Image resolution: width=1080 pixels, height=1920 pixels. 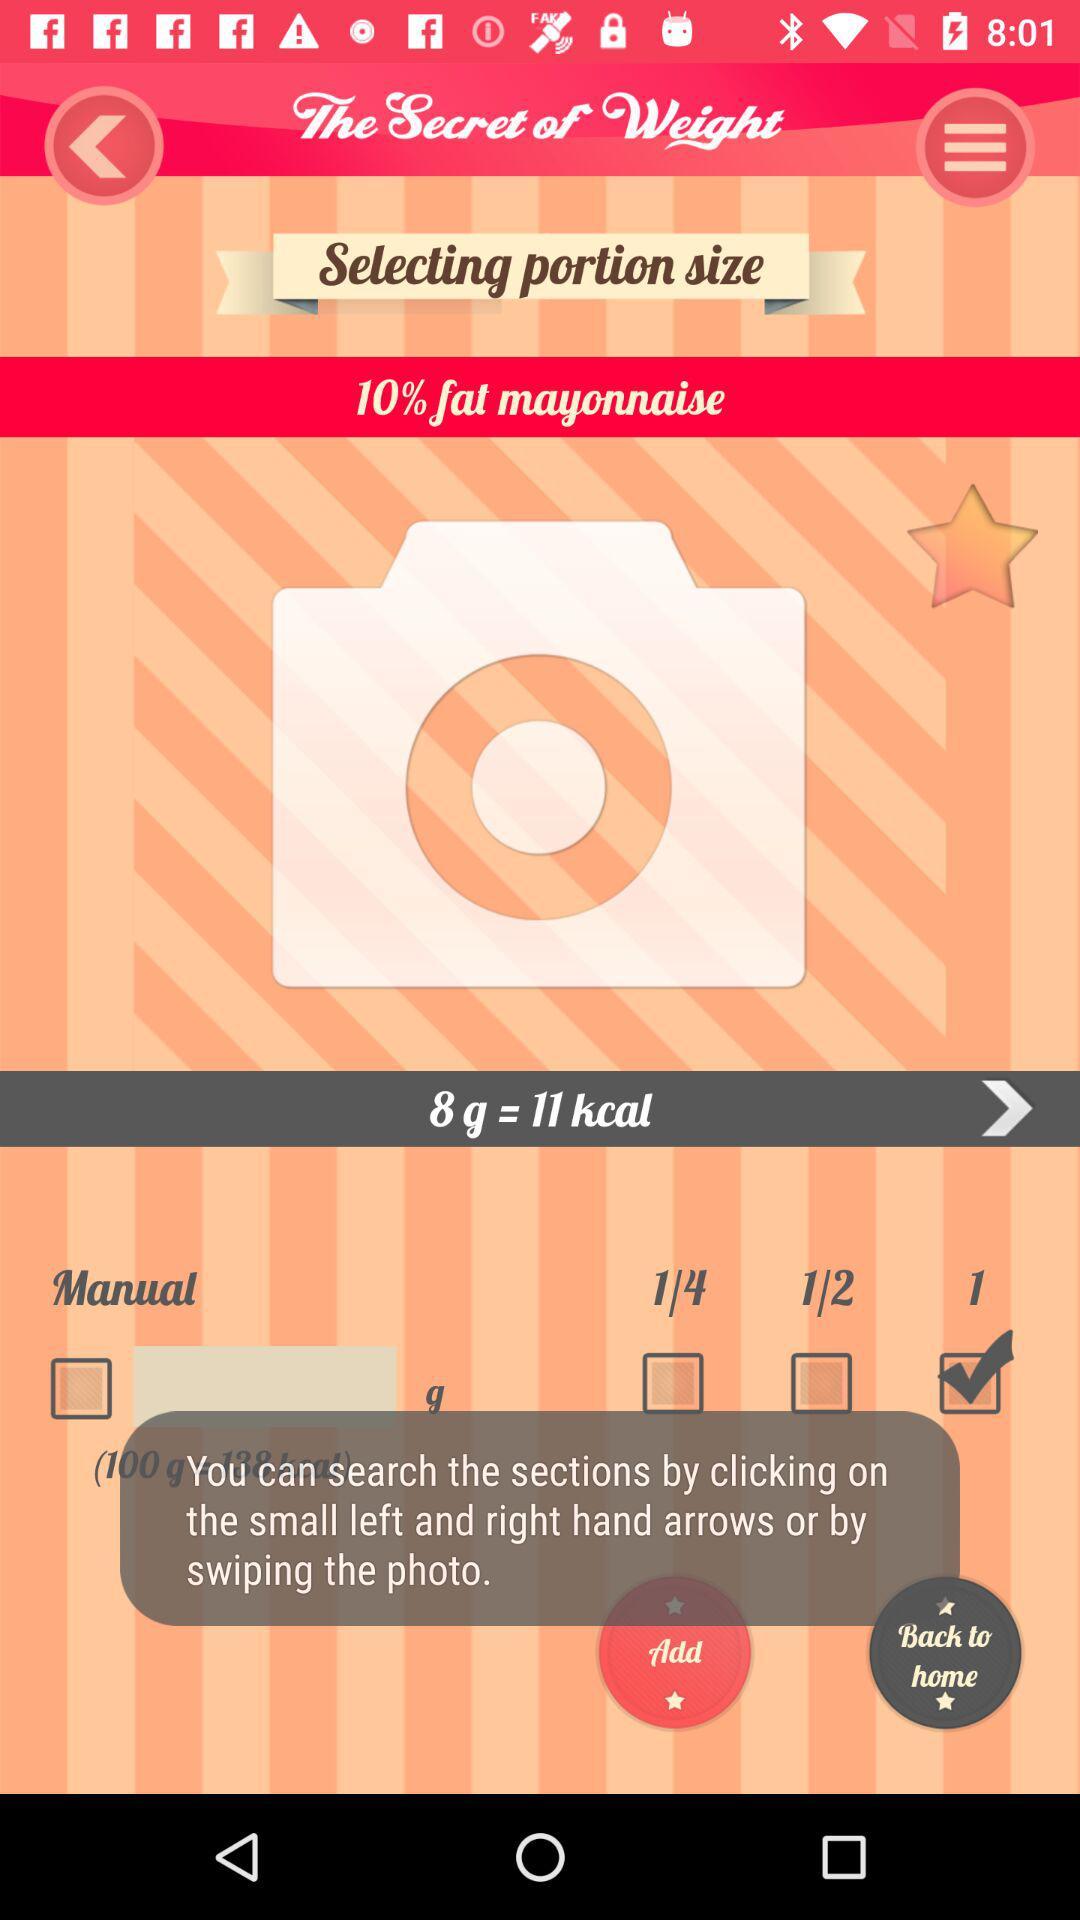 I want to click on the checkbox below text 1, so click(x=975, y=1371).